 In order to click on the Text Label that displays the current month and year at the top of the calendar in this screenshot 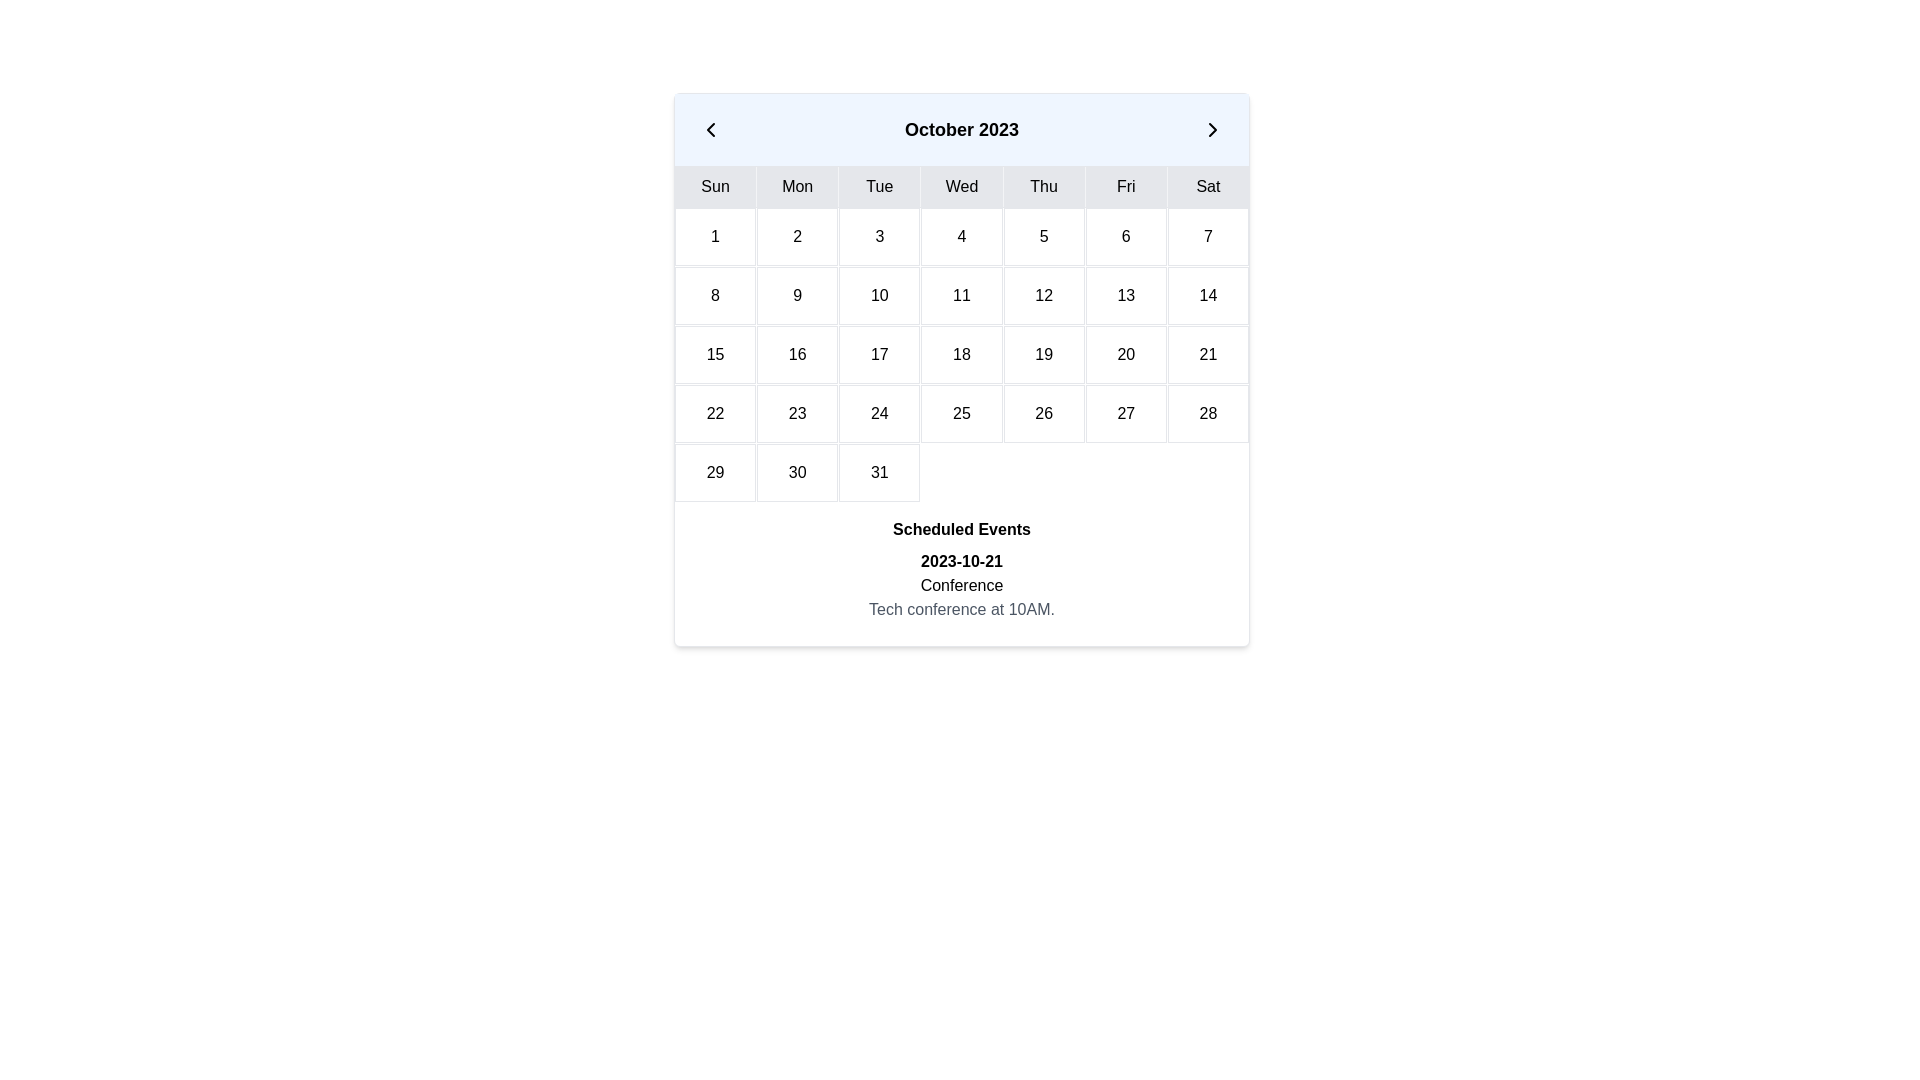, I will do `click(961, 130)`.